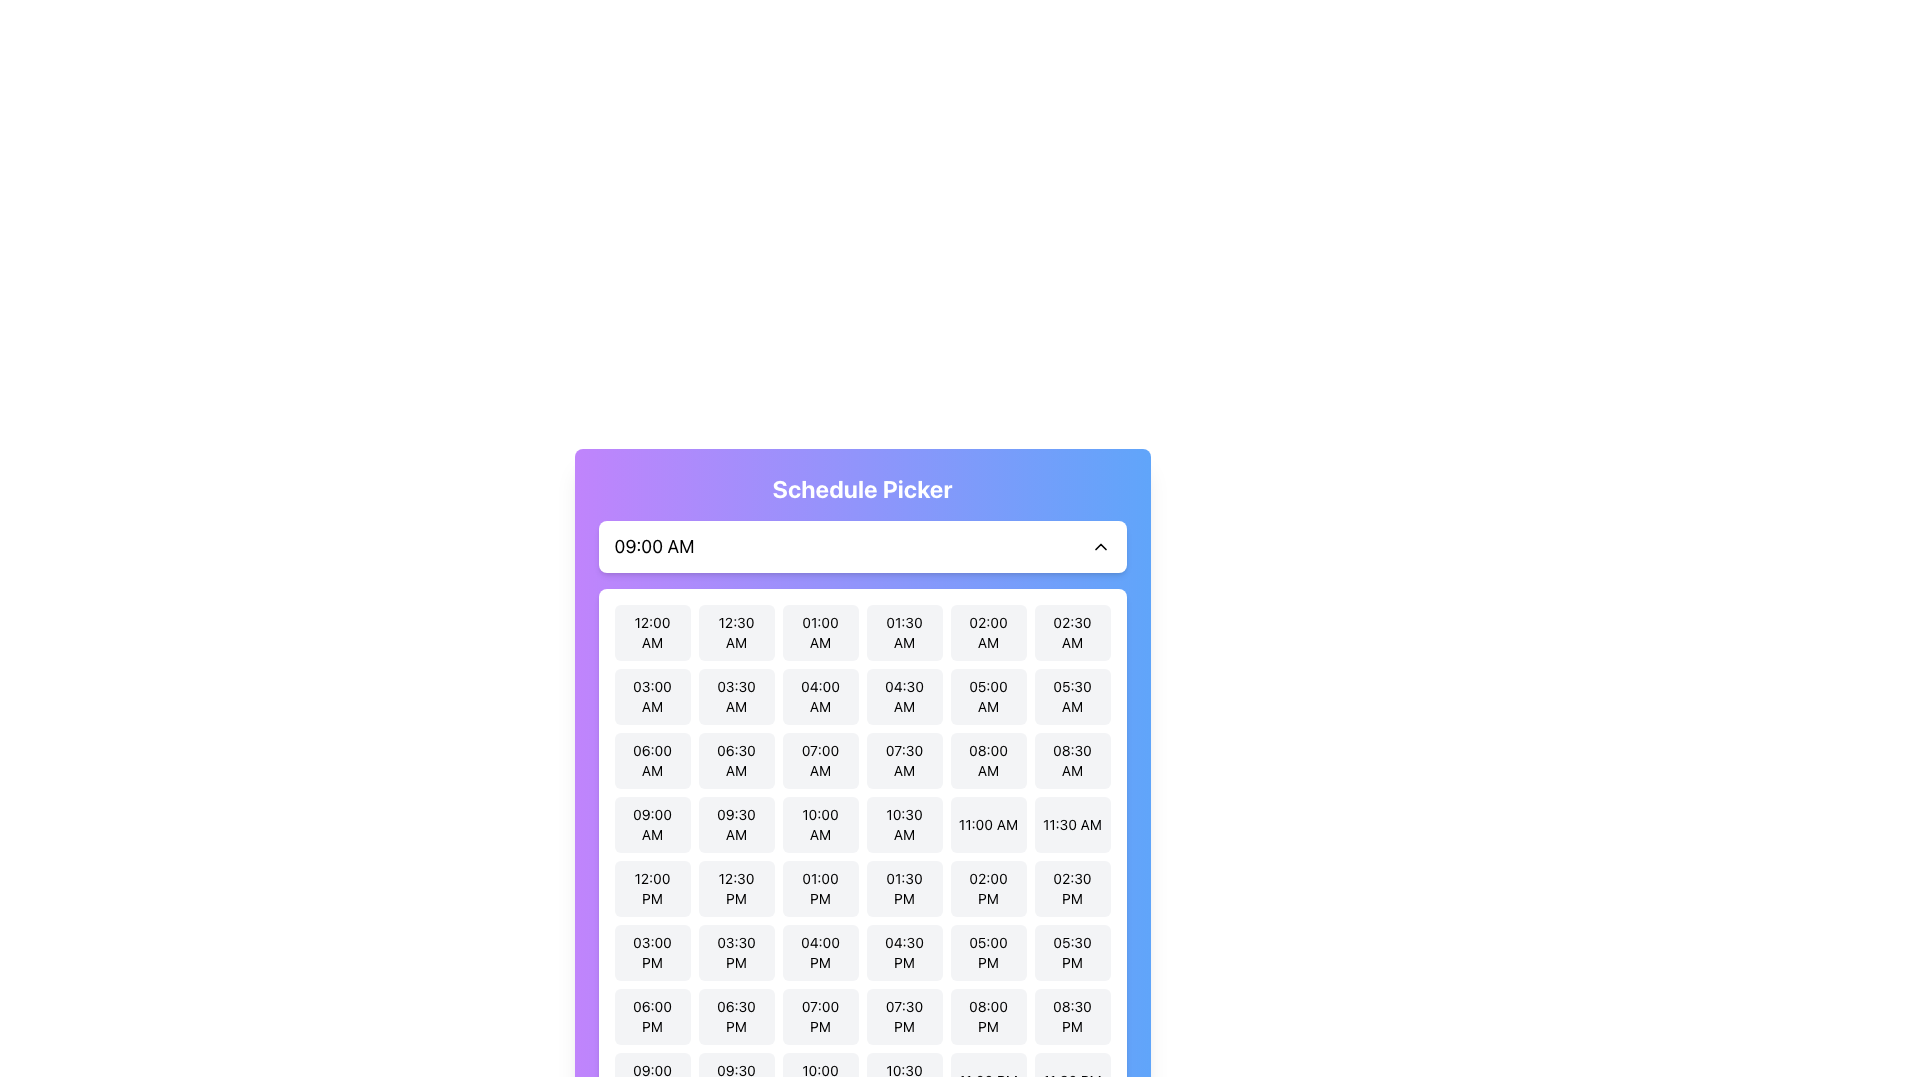 The height and width of the screenshot is (1080, 1920). I want to click on the rectangular button displaying '11:00 AM' to trigger the hover effect, so click(988, 825).